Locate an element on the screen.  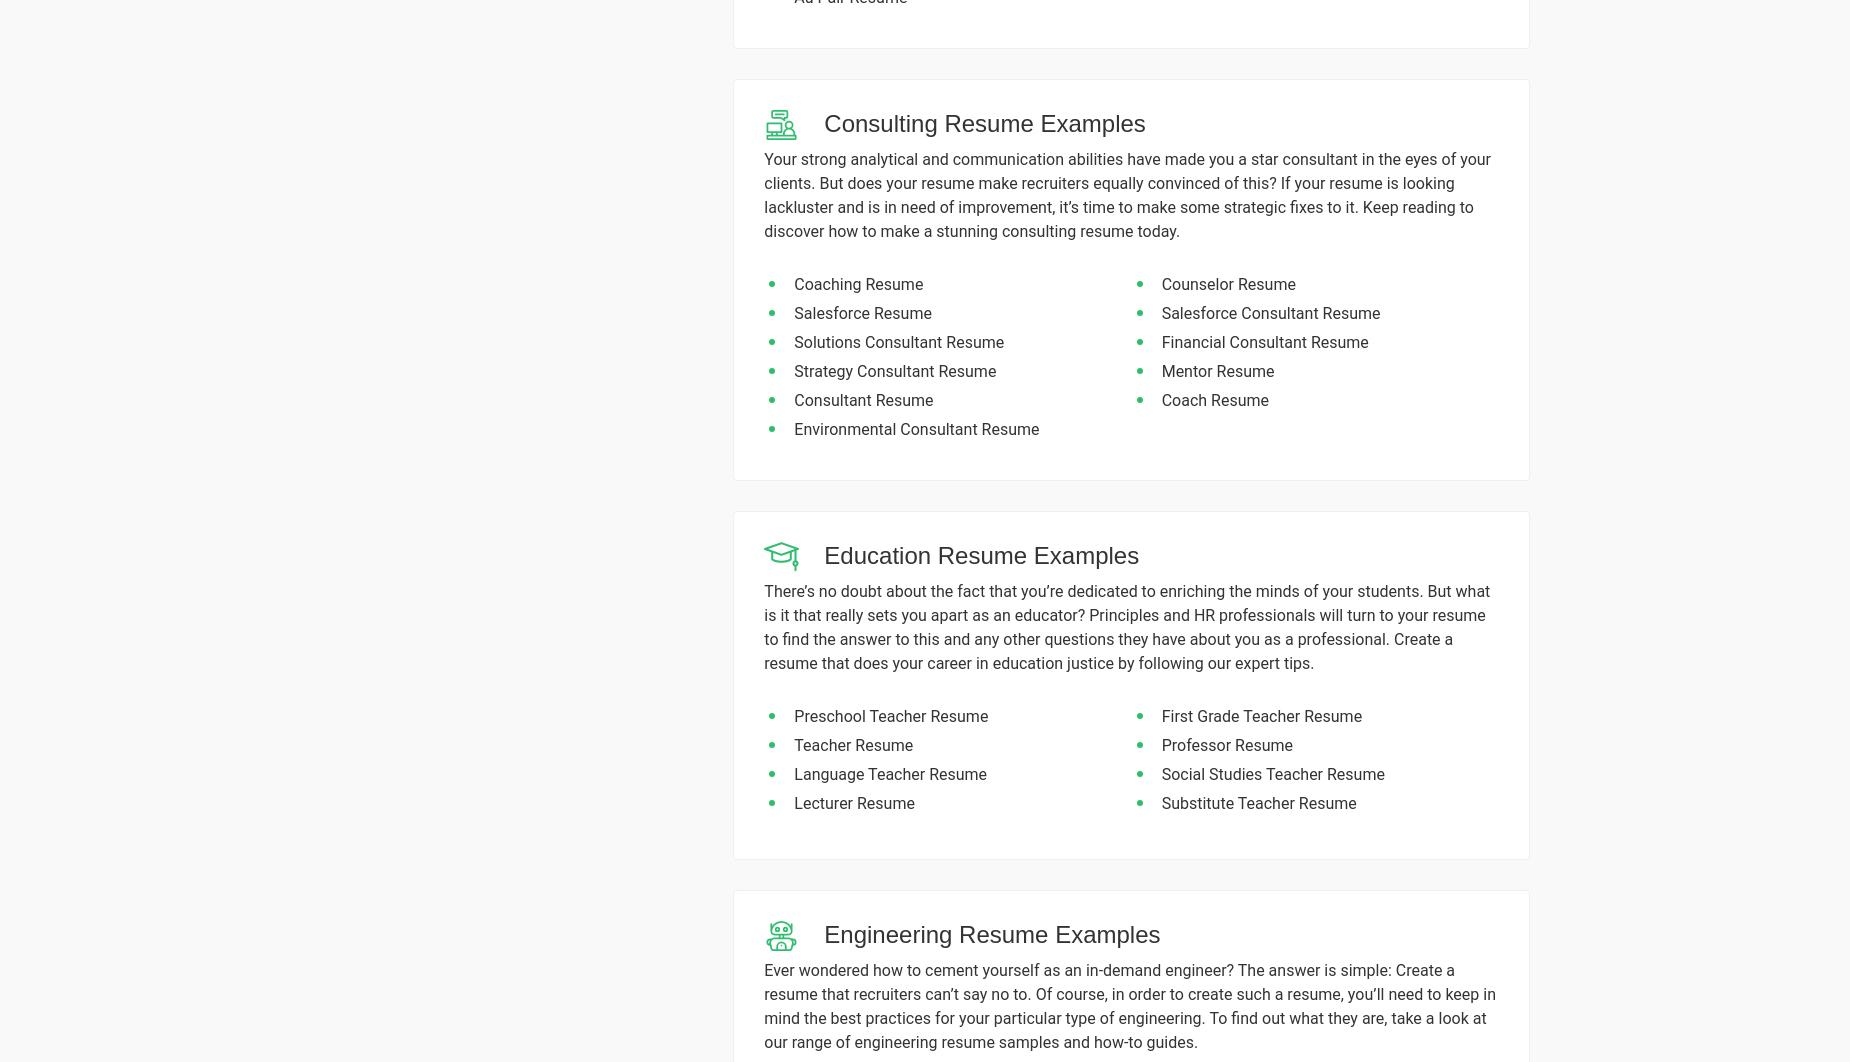
'Financial Consultant Resume' is located at coordinates (1160, 341).